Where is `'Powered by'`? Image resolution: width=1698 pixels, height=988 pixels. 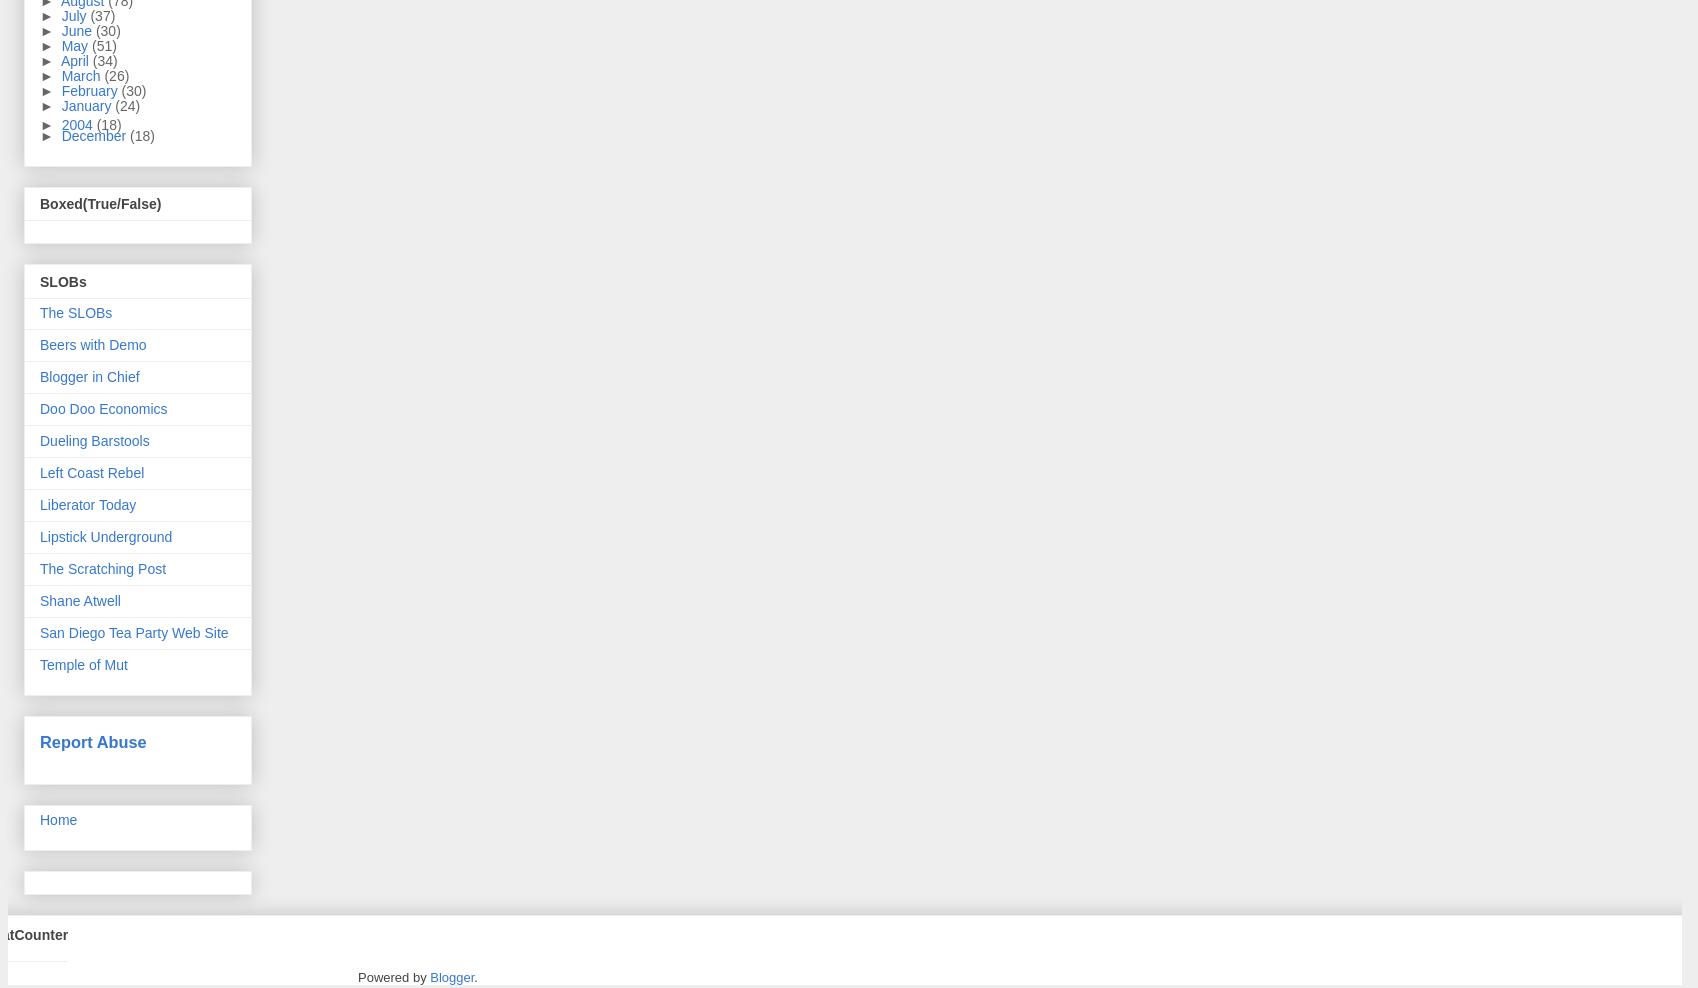 'Powered by' is located at coordinates (357, 977).